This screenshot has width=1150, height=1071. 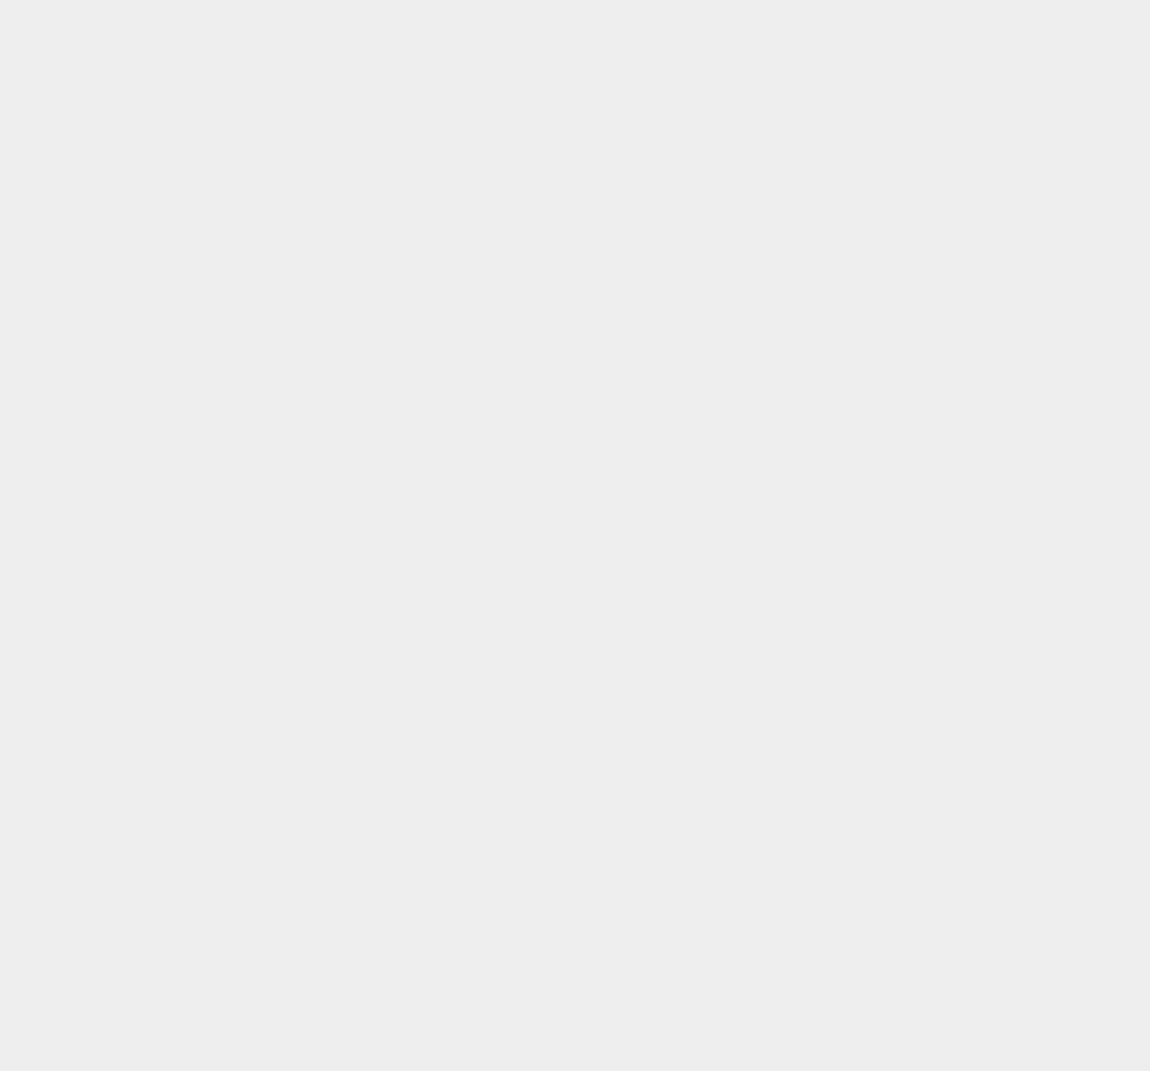 I want to click on 'iOS 9.0.2', so click(x=839, y=866).